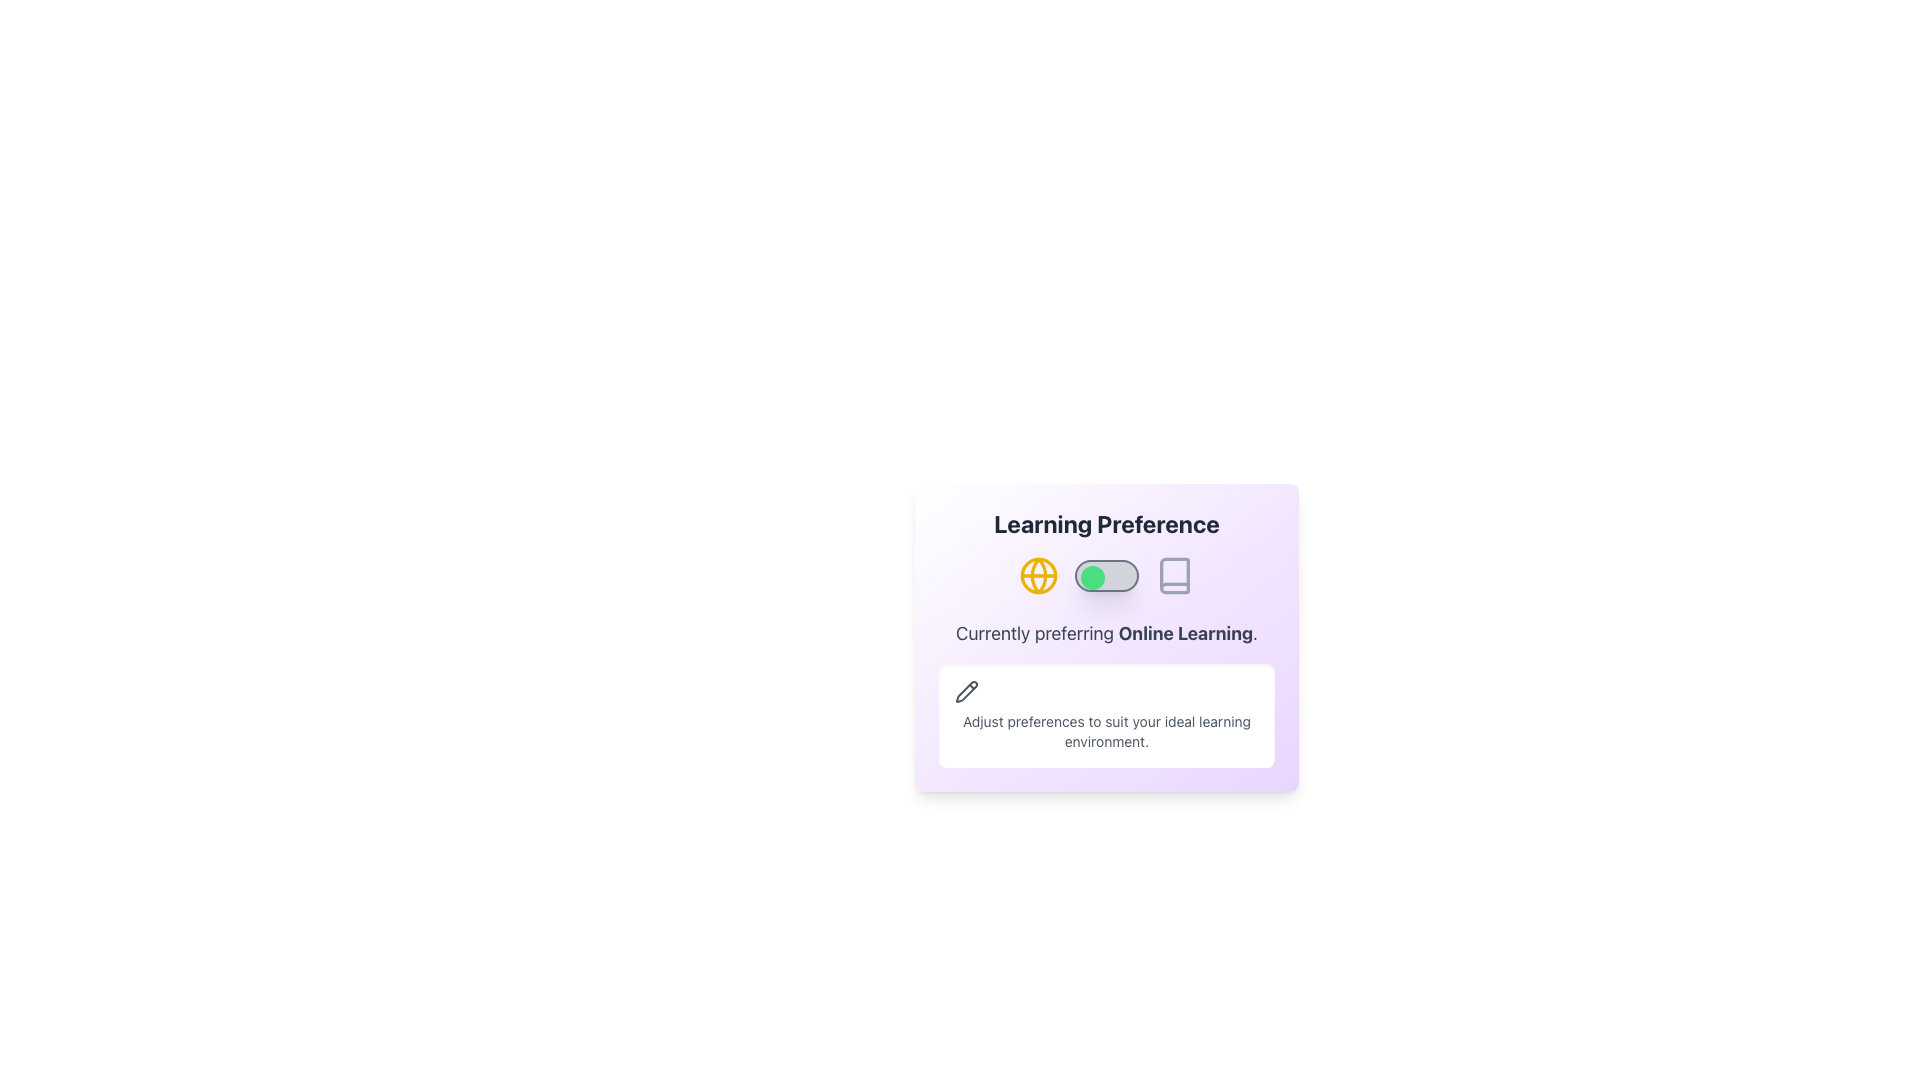 The width and height of the screenshot is (1920, 1080). What do you see at coordinates (1175, 575) in the screenshot?
I see `the book icon, which is the third icon in the horizontally aligned set within the 'Learning Preference' card, positioned to the right of the toggle switch and globe icon` at bounding box center [1175, 575].